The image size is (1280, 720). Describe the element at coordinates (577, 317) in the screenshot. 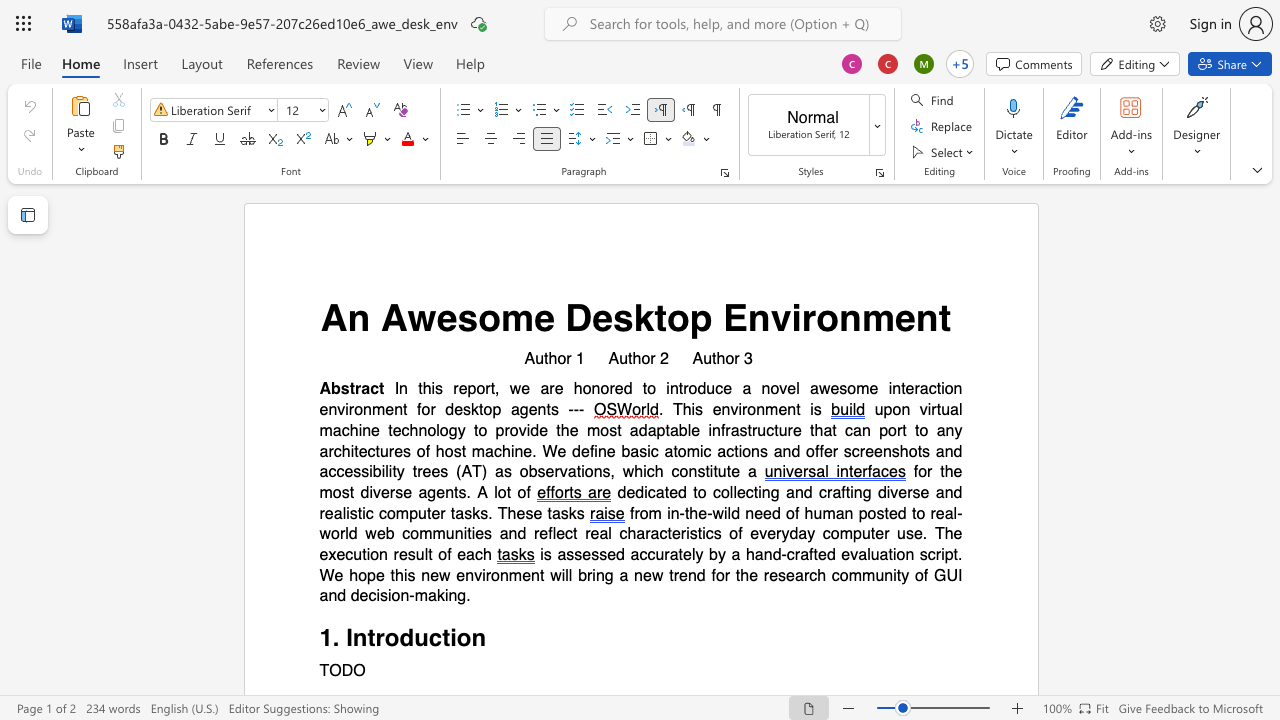

I see `the 1th character "D" in the text` at that location.